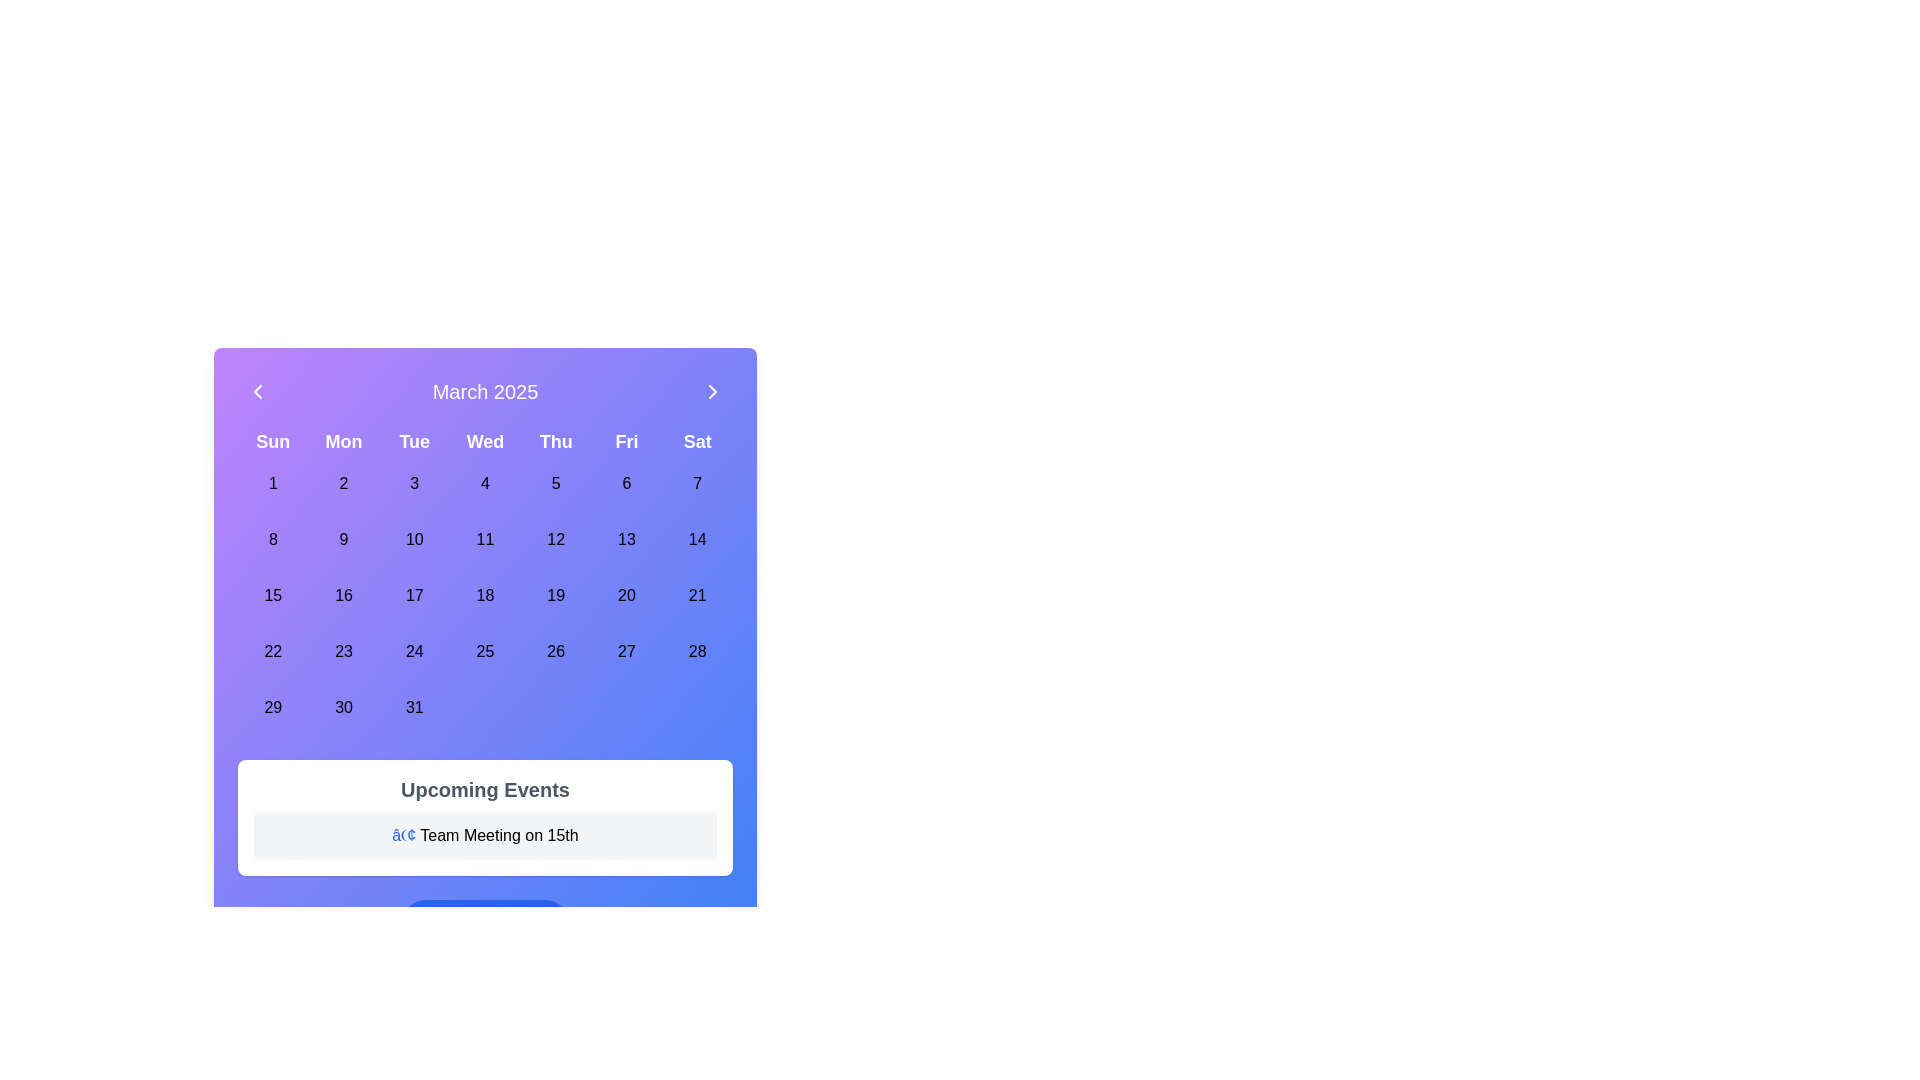  What do you see at coordinates (344, 441) in the screenshot?
I see `the 'Monday' label in the calendar view, which is the second item in the row of weekday labels, located between 'Sun' and 'Tue'` at bounding box center [344, 441].